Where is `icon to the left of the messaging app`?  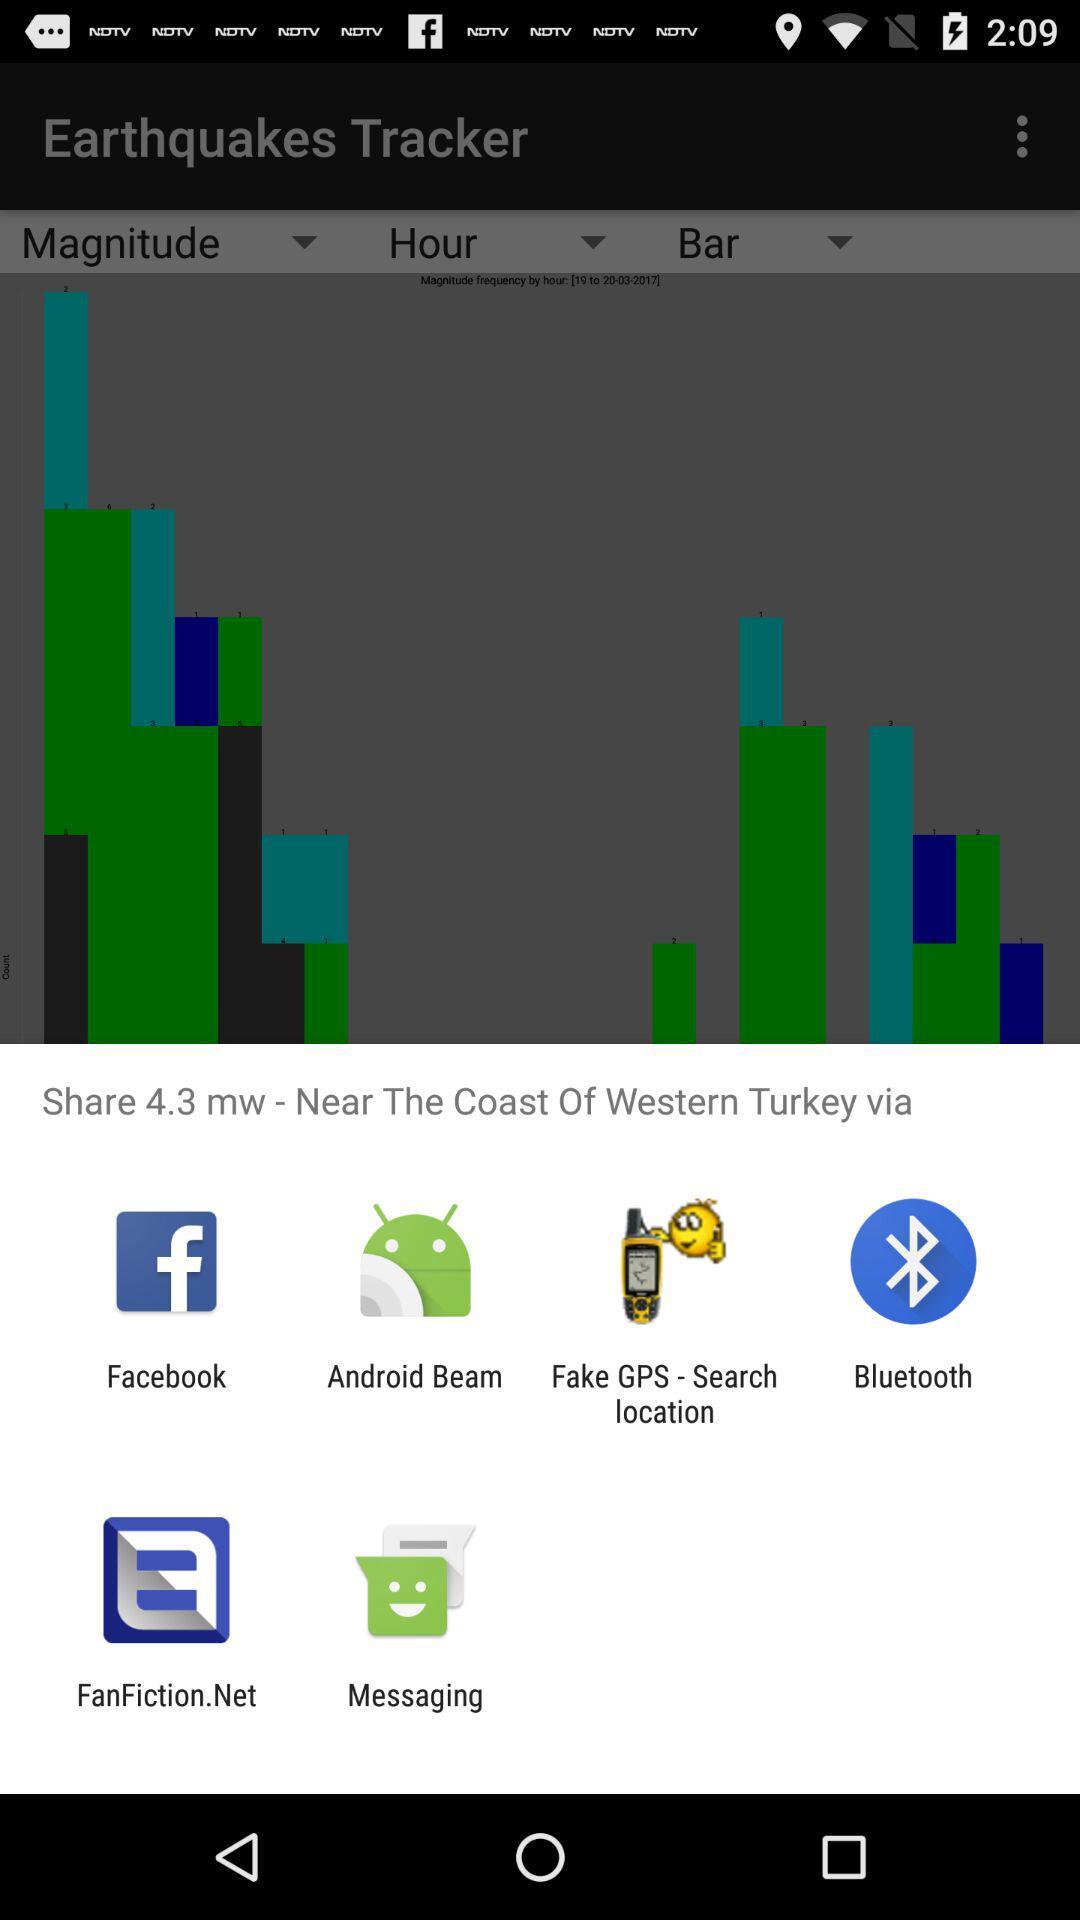
icon to the left of the messaging app is located at coordinates (165, 1711).